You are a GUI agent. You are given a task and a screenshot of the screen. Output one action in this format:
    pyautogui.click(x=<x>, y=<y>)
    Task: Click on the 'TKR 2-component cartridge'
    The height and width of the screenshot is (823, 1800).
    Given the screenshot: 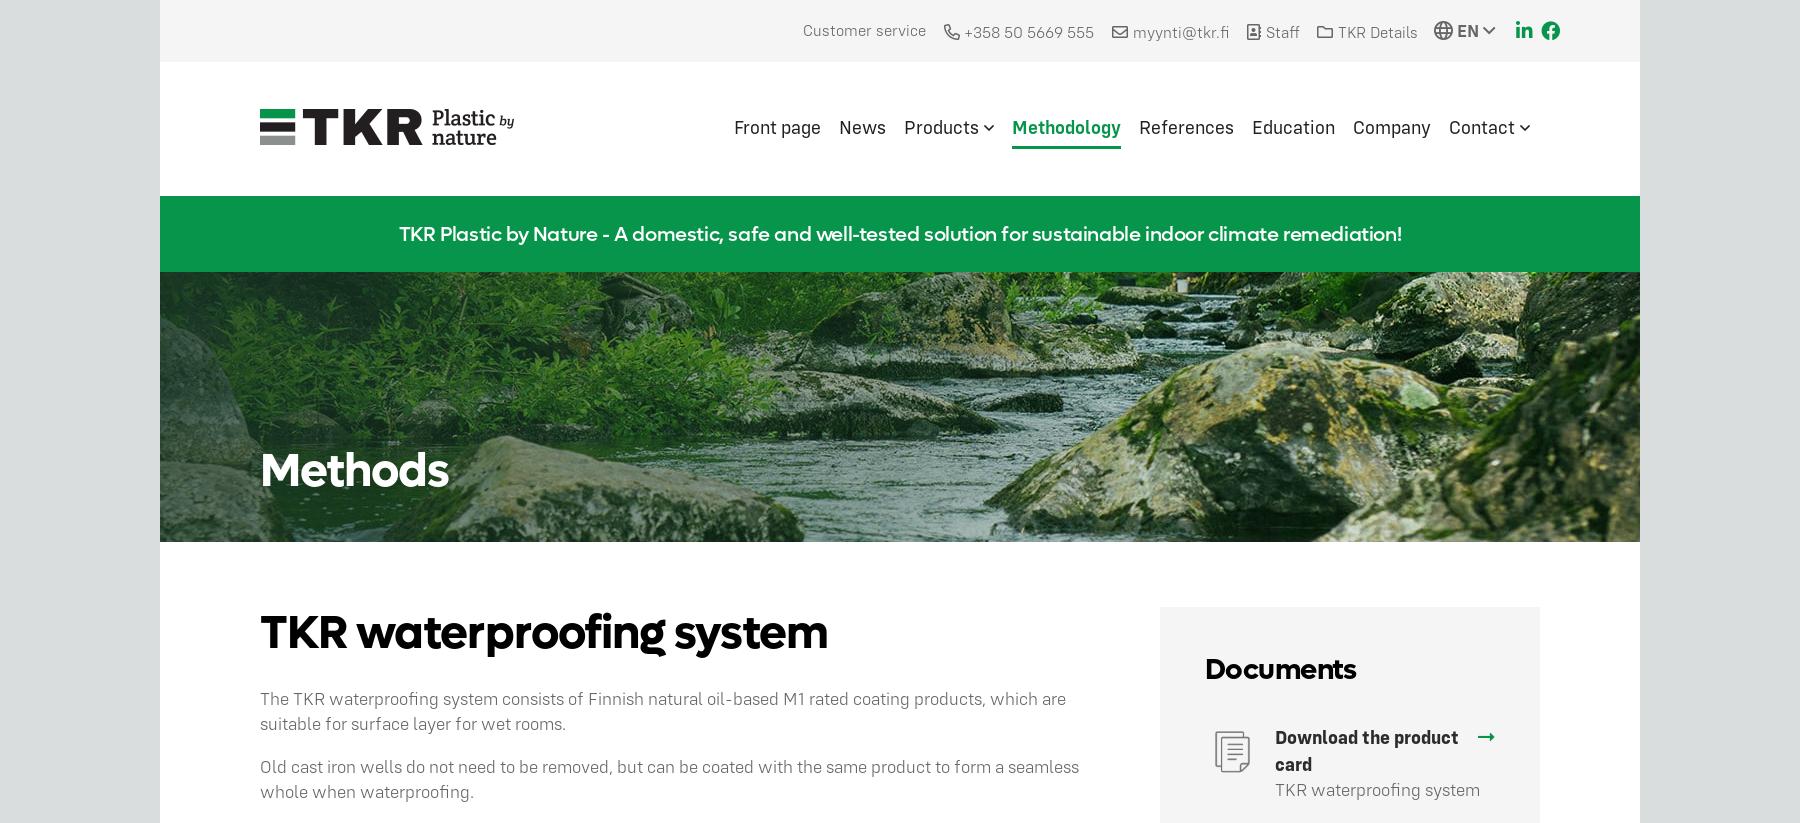 What is the action you would take?
    pyautogui.click(x=1036, y=310)
    